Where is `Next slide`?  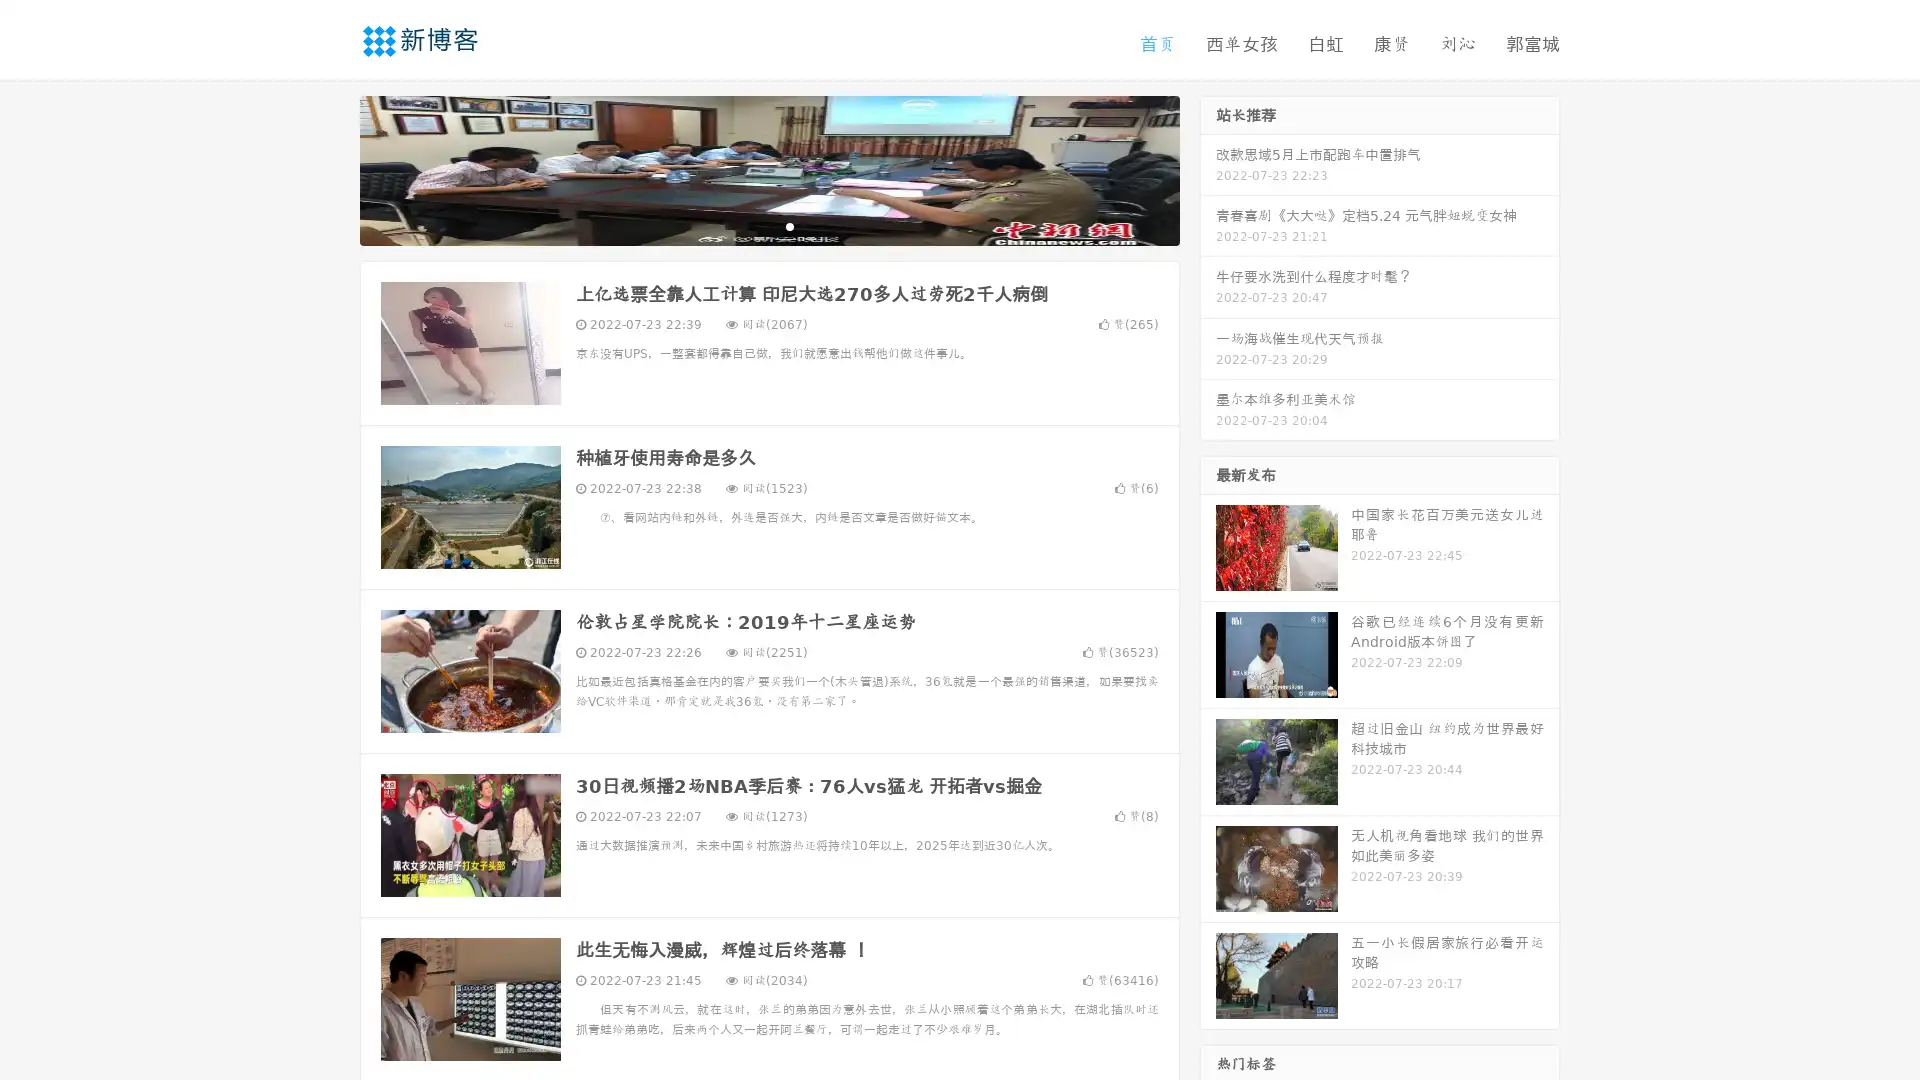
Next slide is located at coordinates (1208, 168).